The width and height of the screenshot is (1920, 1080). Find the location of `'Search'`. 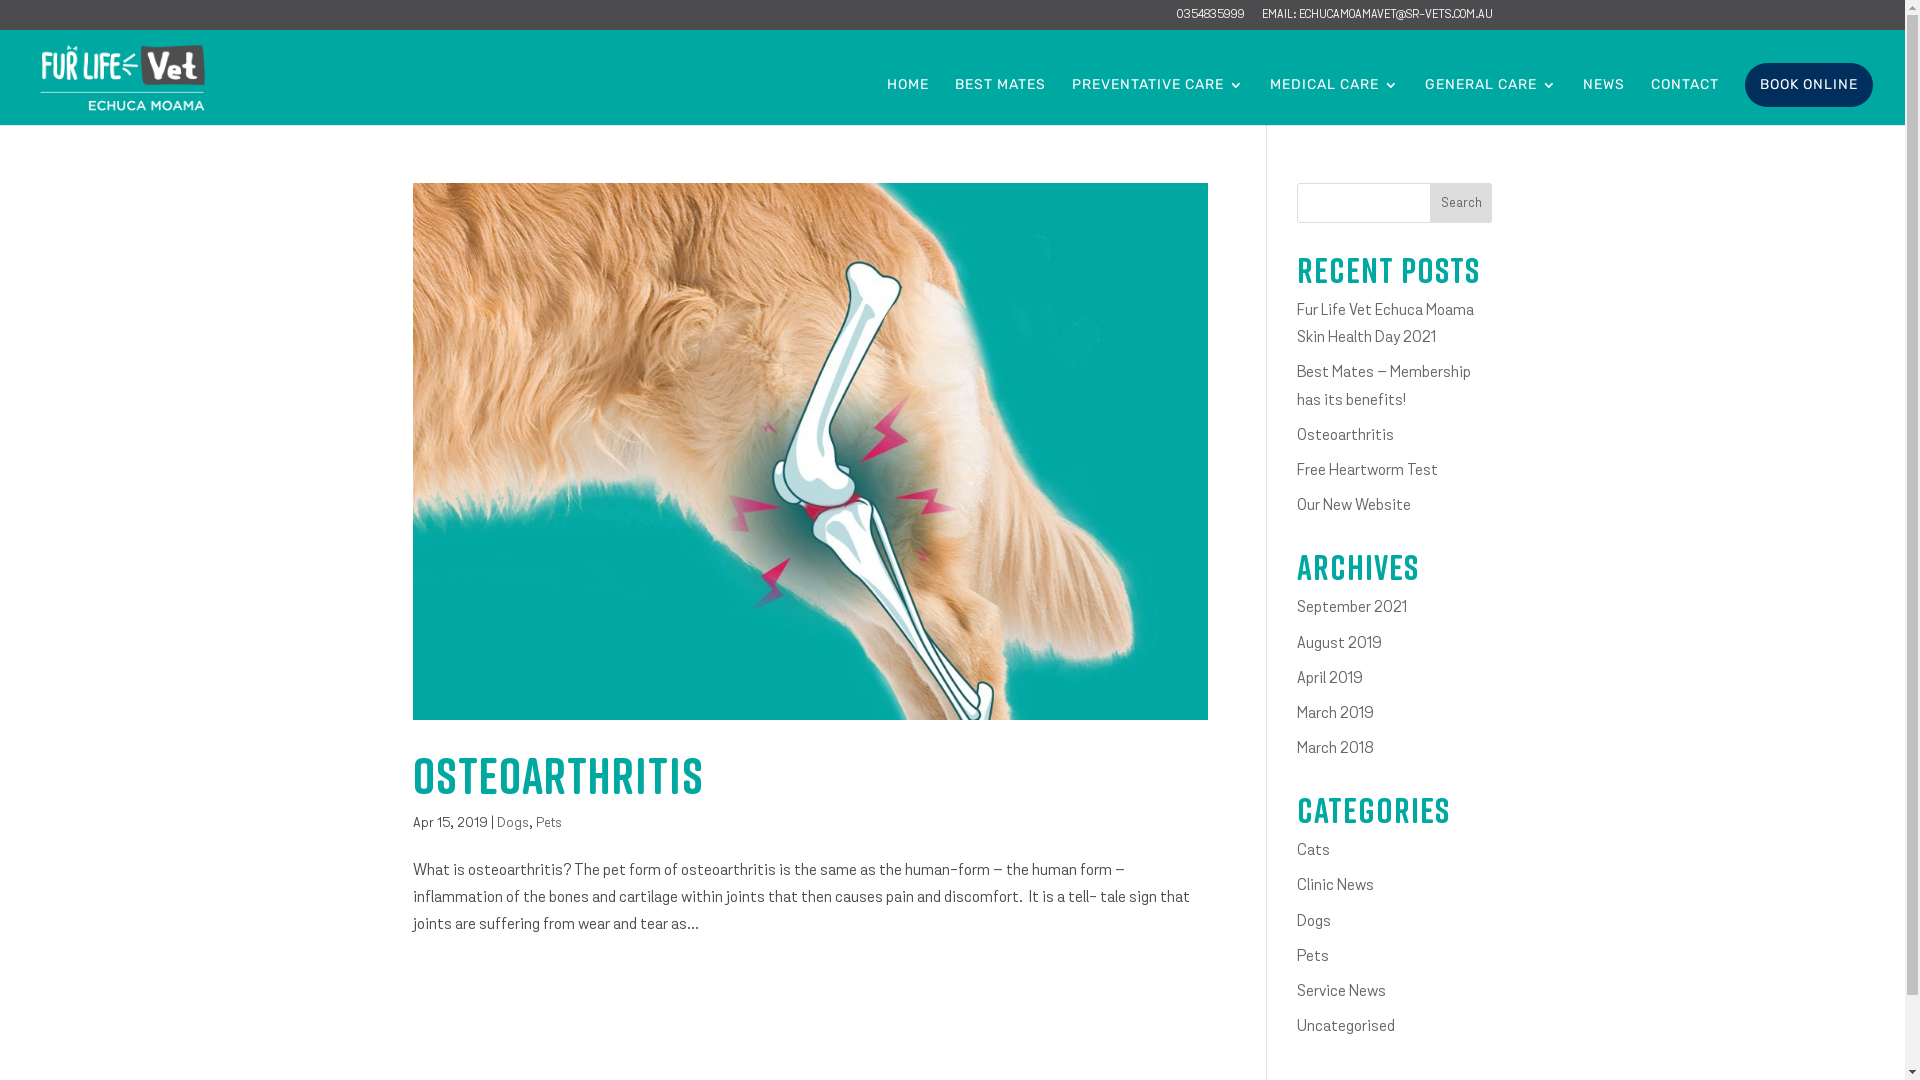

'Search' is located at coordinates (1461, 203).